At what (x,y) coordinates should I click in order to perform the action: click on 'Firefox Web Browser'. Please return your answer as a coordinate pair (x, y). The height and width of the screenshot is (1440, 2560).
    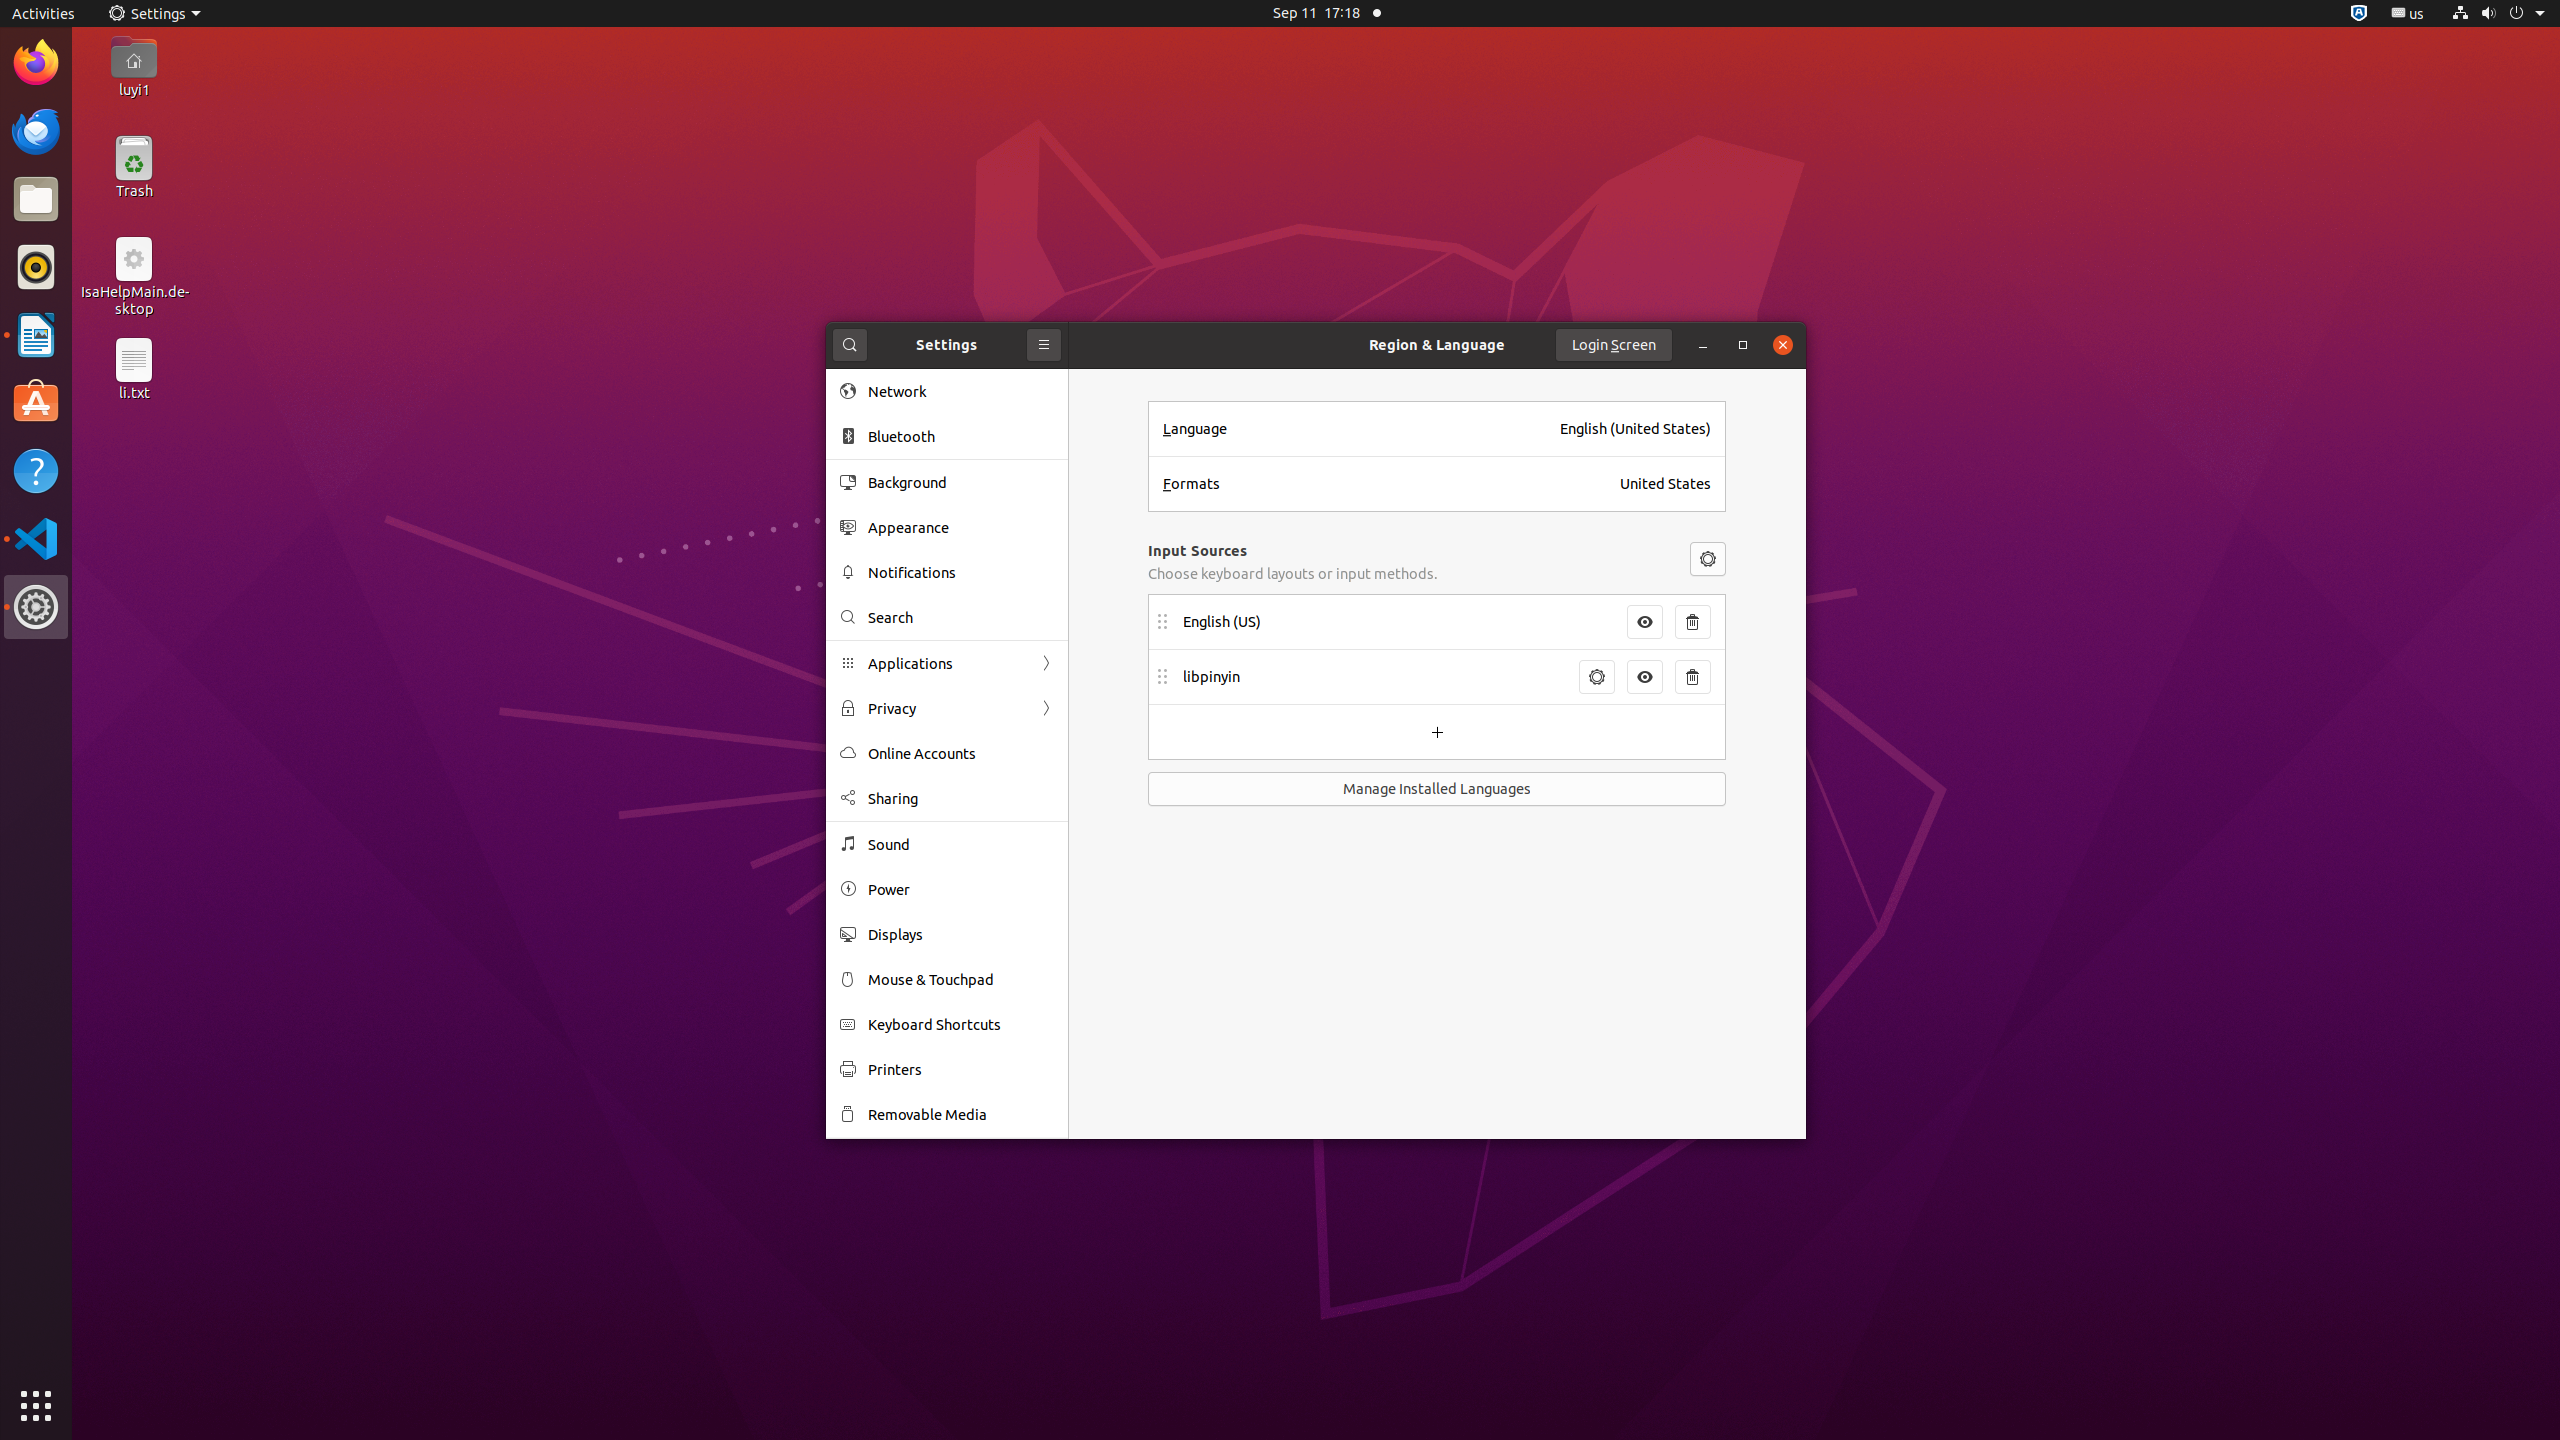
    Looking at the image, I should click on (36, 61).